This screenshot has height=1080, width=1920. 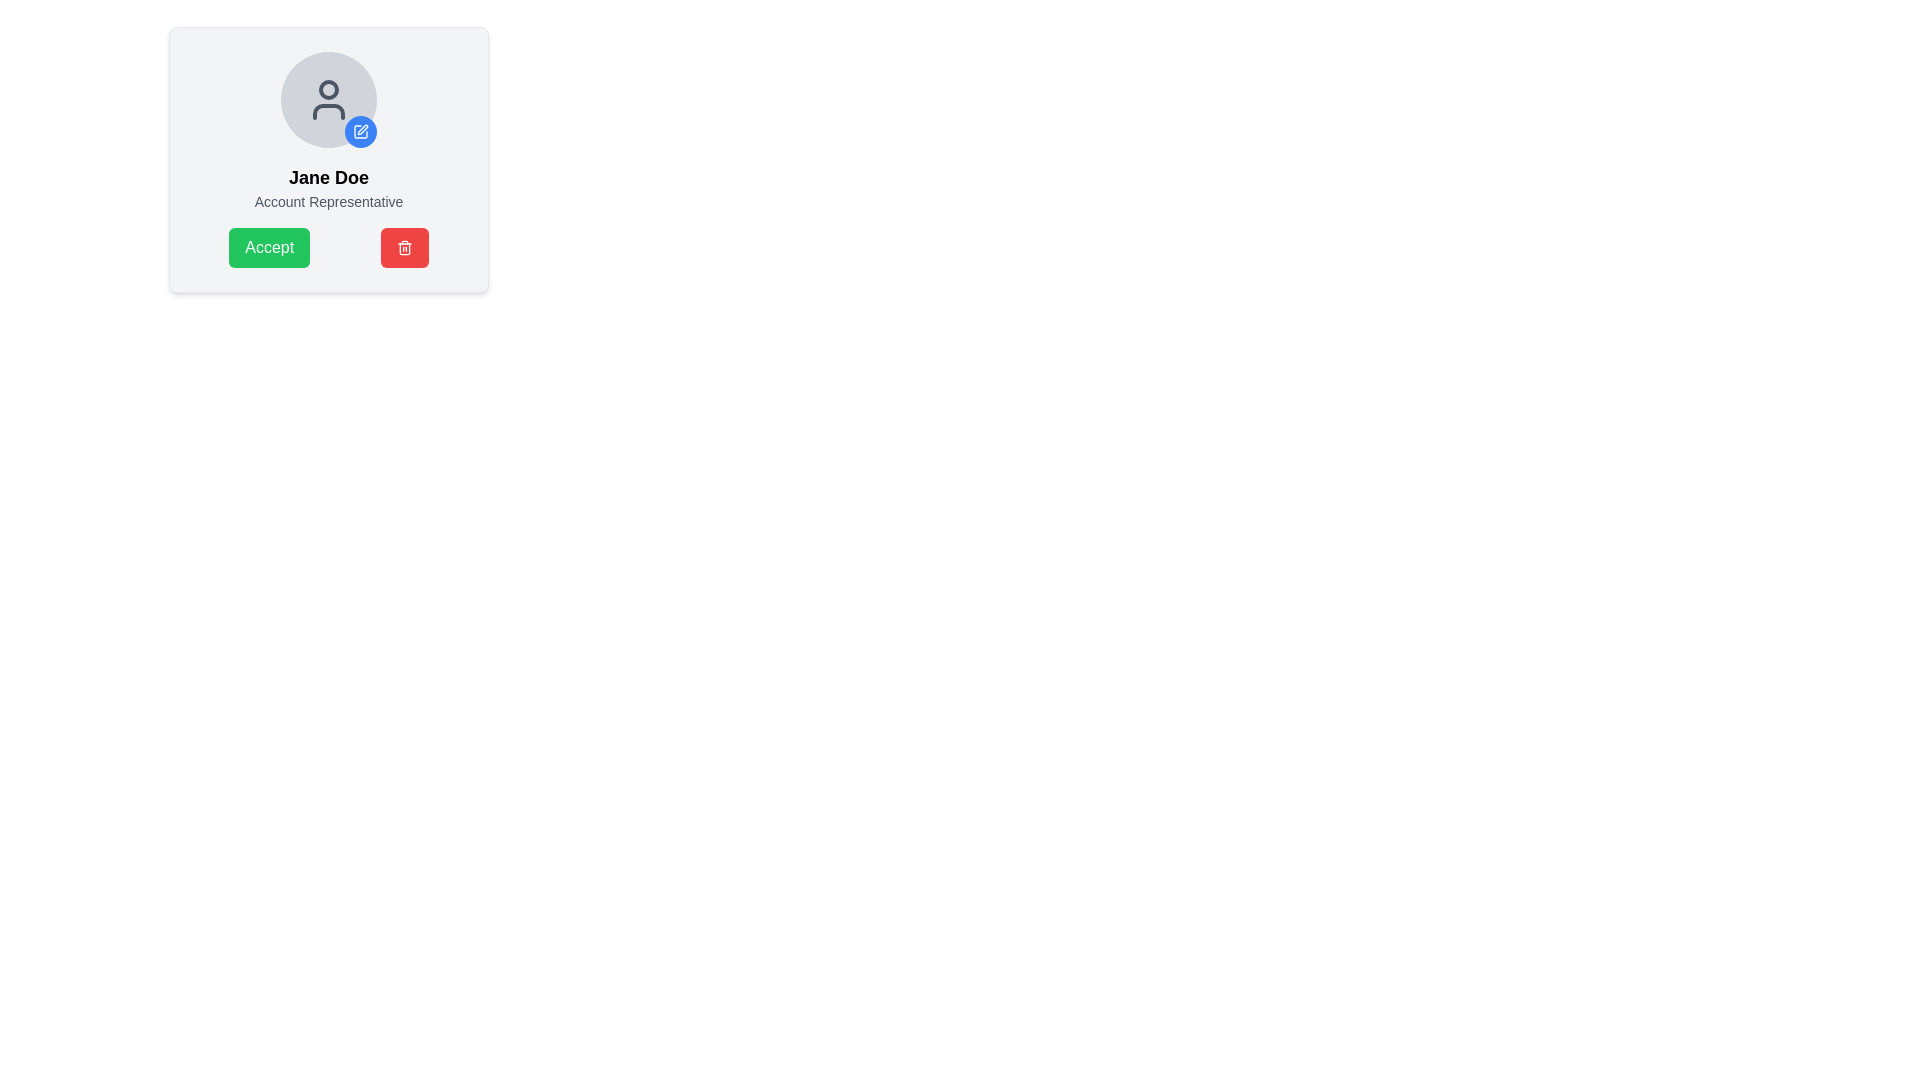 What do you see at coordinates (328, 201) in the screenshot?
I see `the Text Label that provides additional information about the user 'Jane Doe', positioned below the user's name and above the green 'Accept' button` at bounding box center [328, 201].